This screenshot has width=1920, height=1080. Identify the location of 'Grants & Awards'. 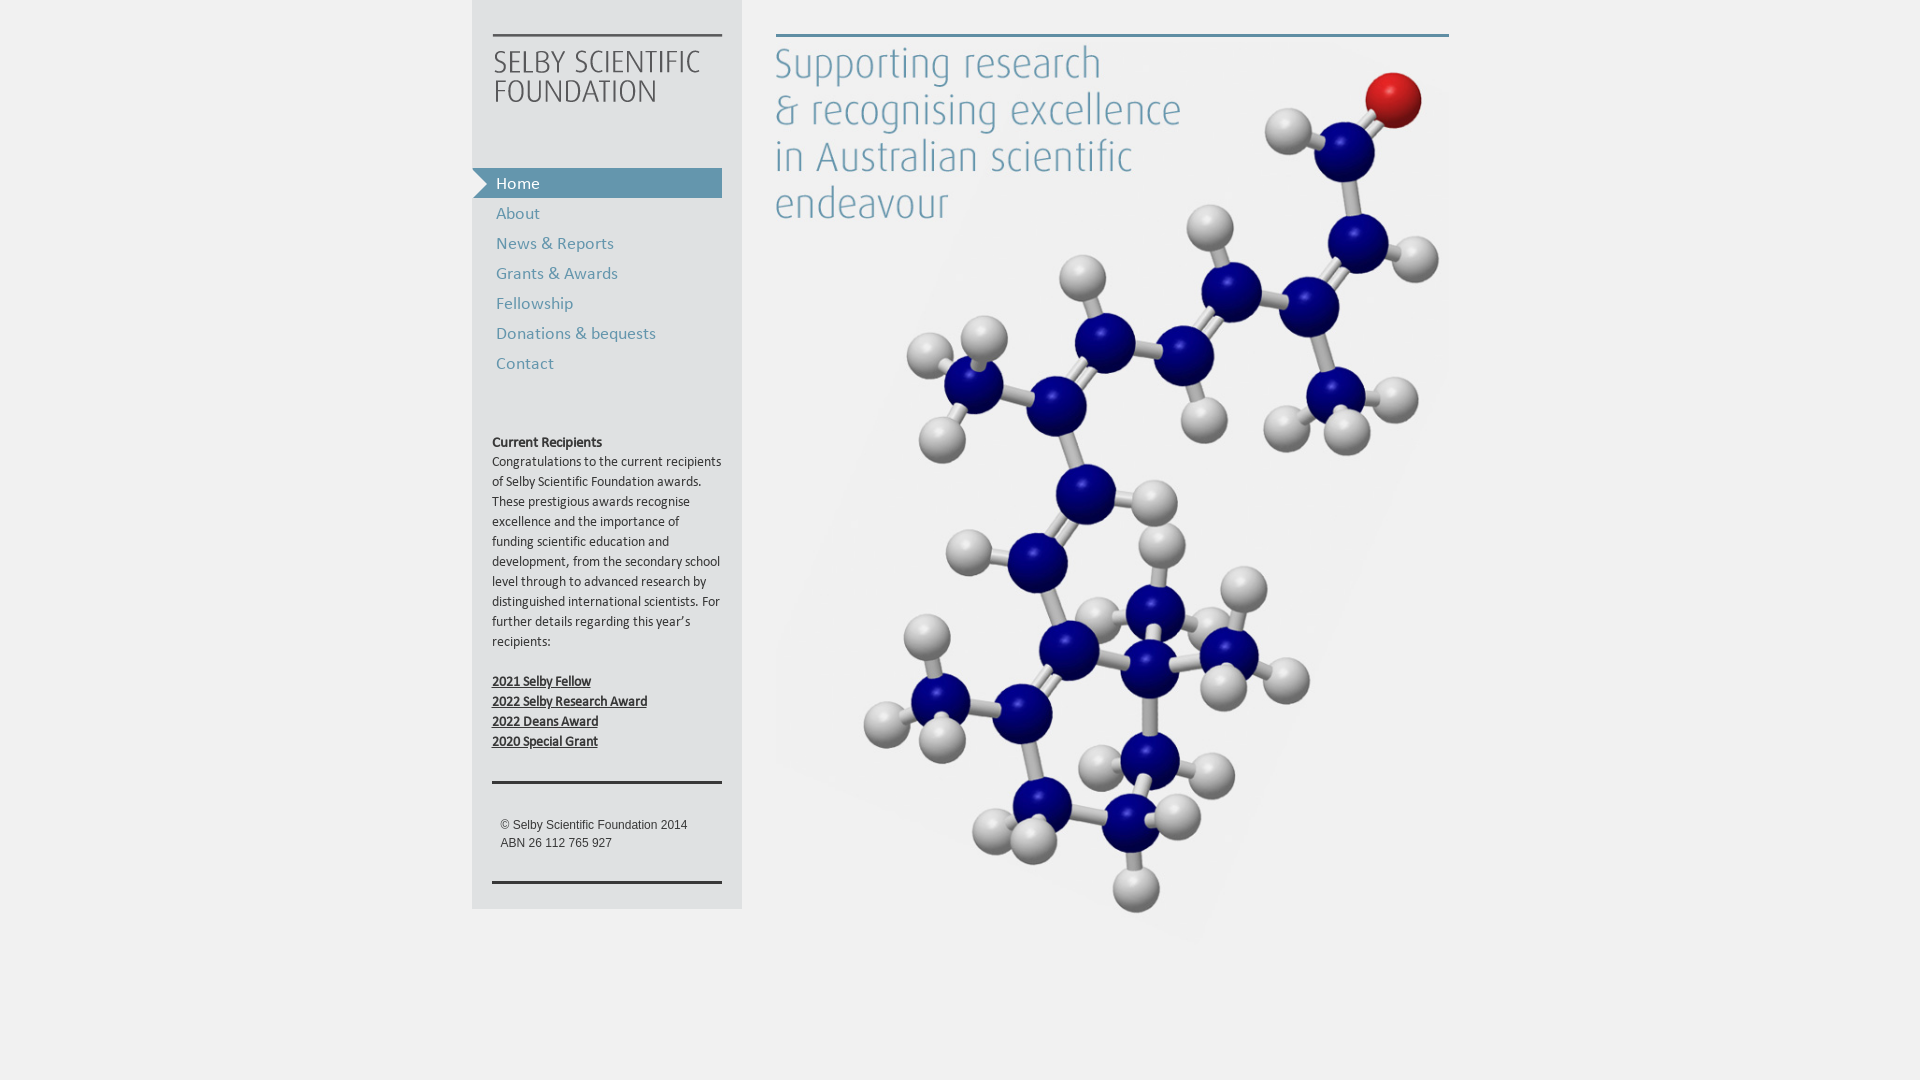
(595, 273).